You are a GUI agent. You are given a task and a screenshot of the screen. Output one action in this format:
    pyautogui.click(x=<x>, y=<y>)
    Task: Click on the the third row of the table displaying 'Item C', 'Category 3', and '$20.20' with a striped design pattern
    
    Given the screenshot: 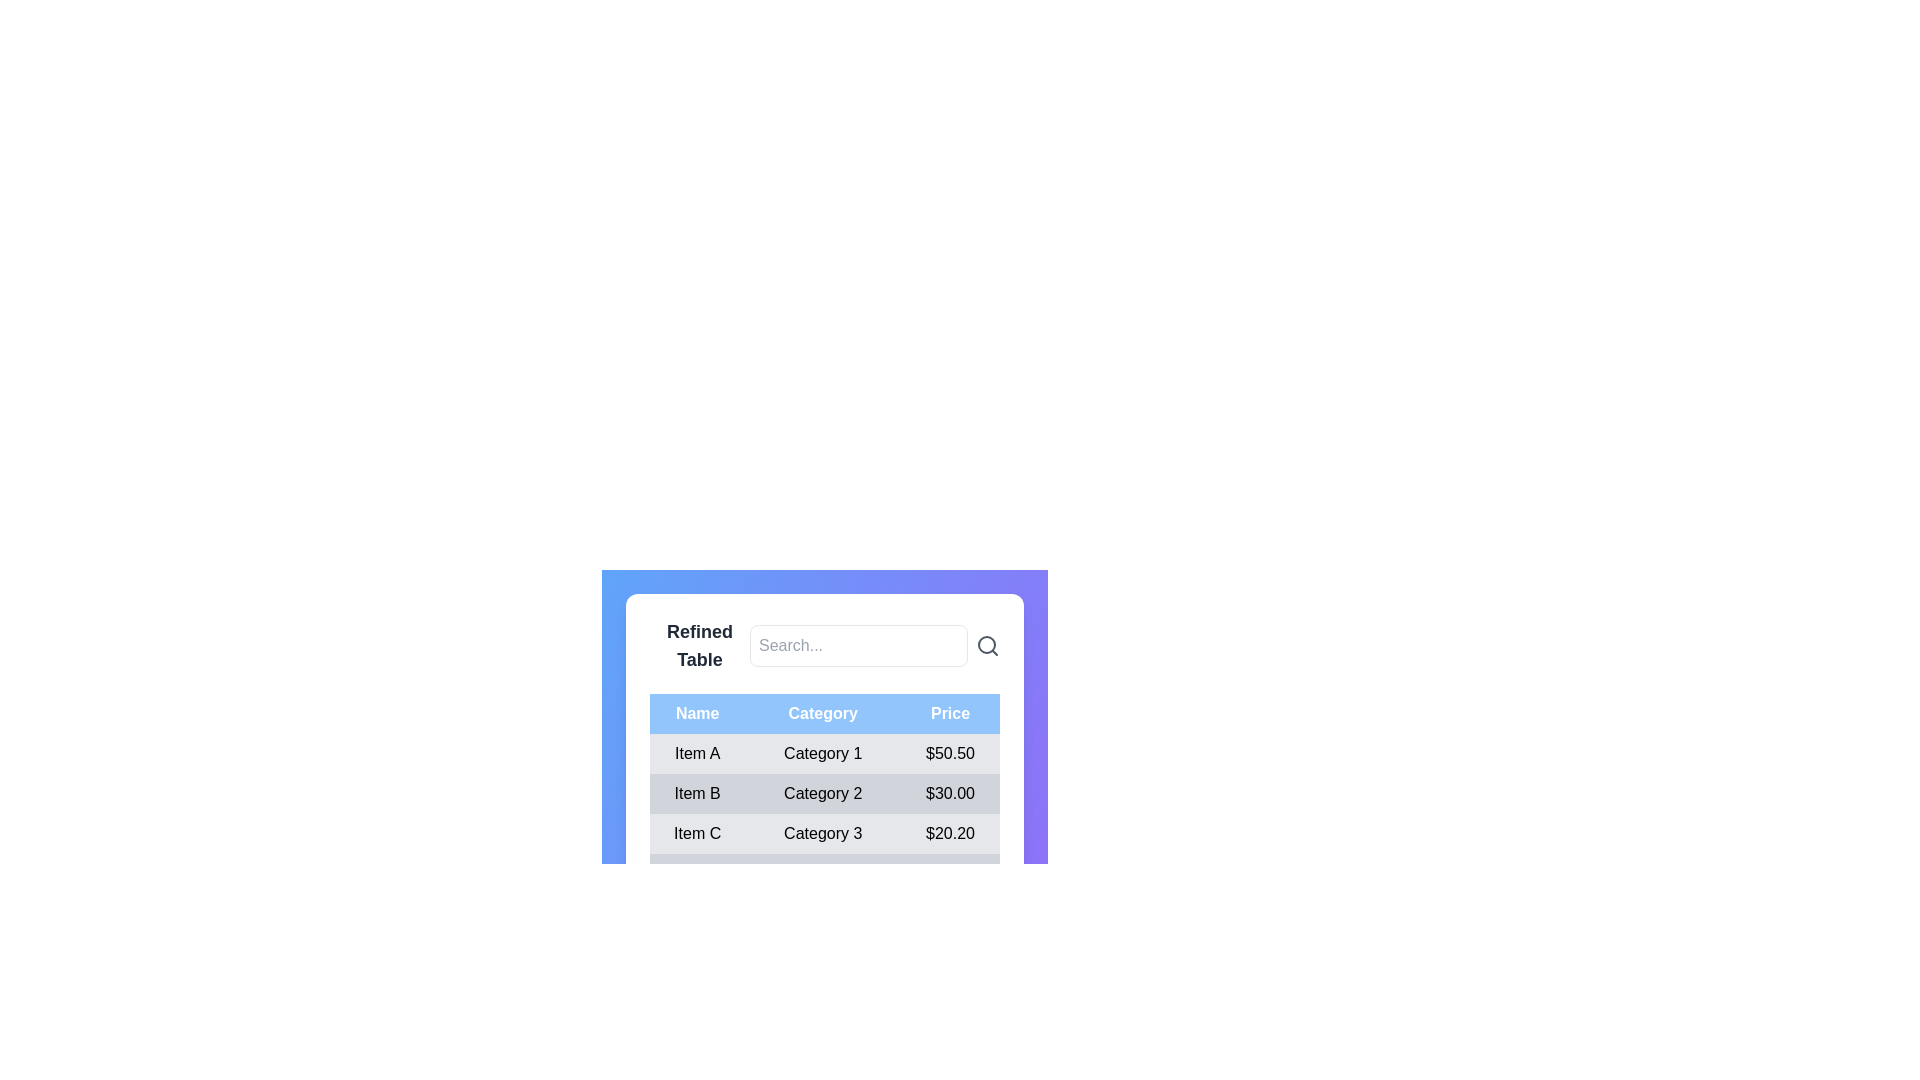 What is the action you would take?
    pyautogui.click(x=825, y=833)
    